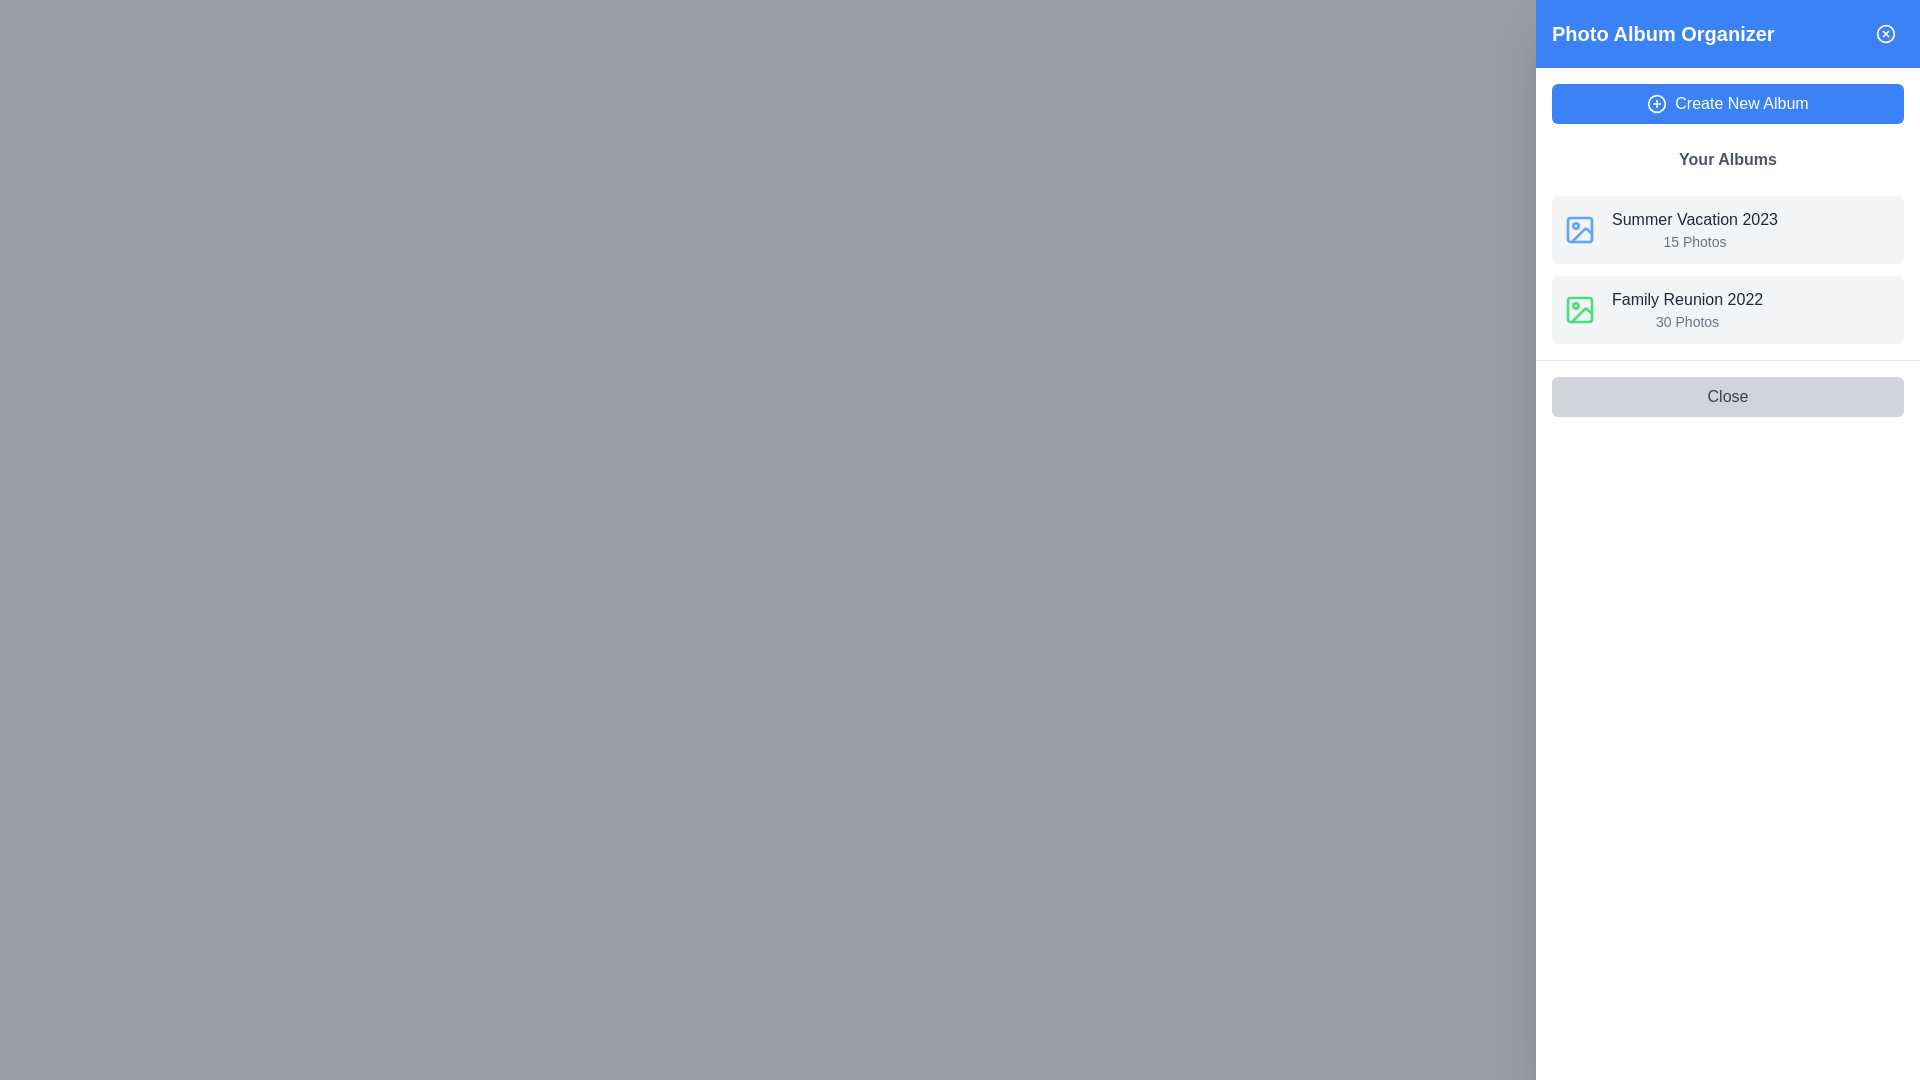 Image resolution: width=1920 pixels, height=1080 pixels. What do you see at coordinates (1727, 309) in the screenshot?
I see `the second album summary card in the 'Your Albums' section` at bounding box center [1727, 309].